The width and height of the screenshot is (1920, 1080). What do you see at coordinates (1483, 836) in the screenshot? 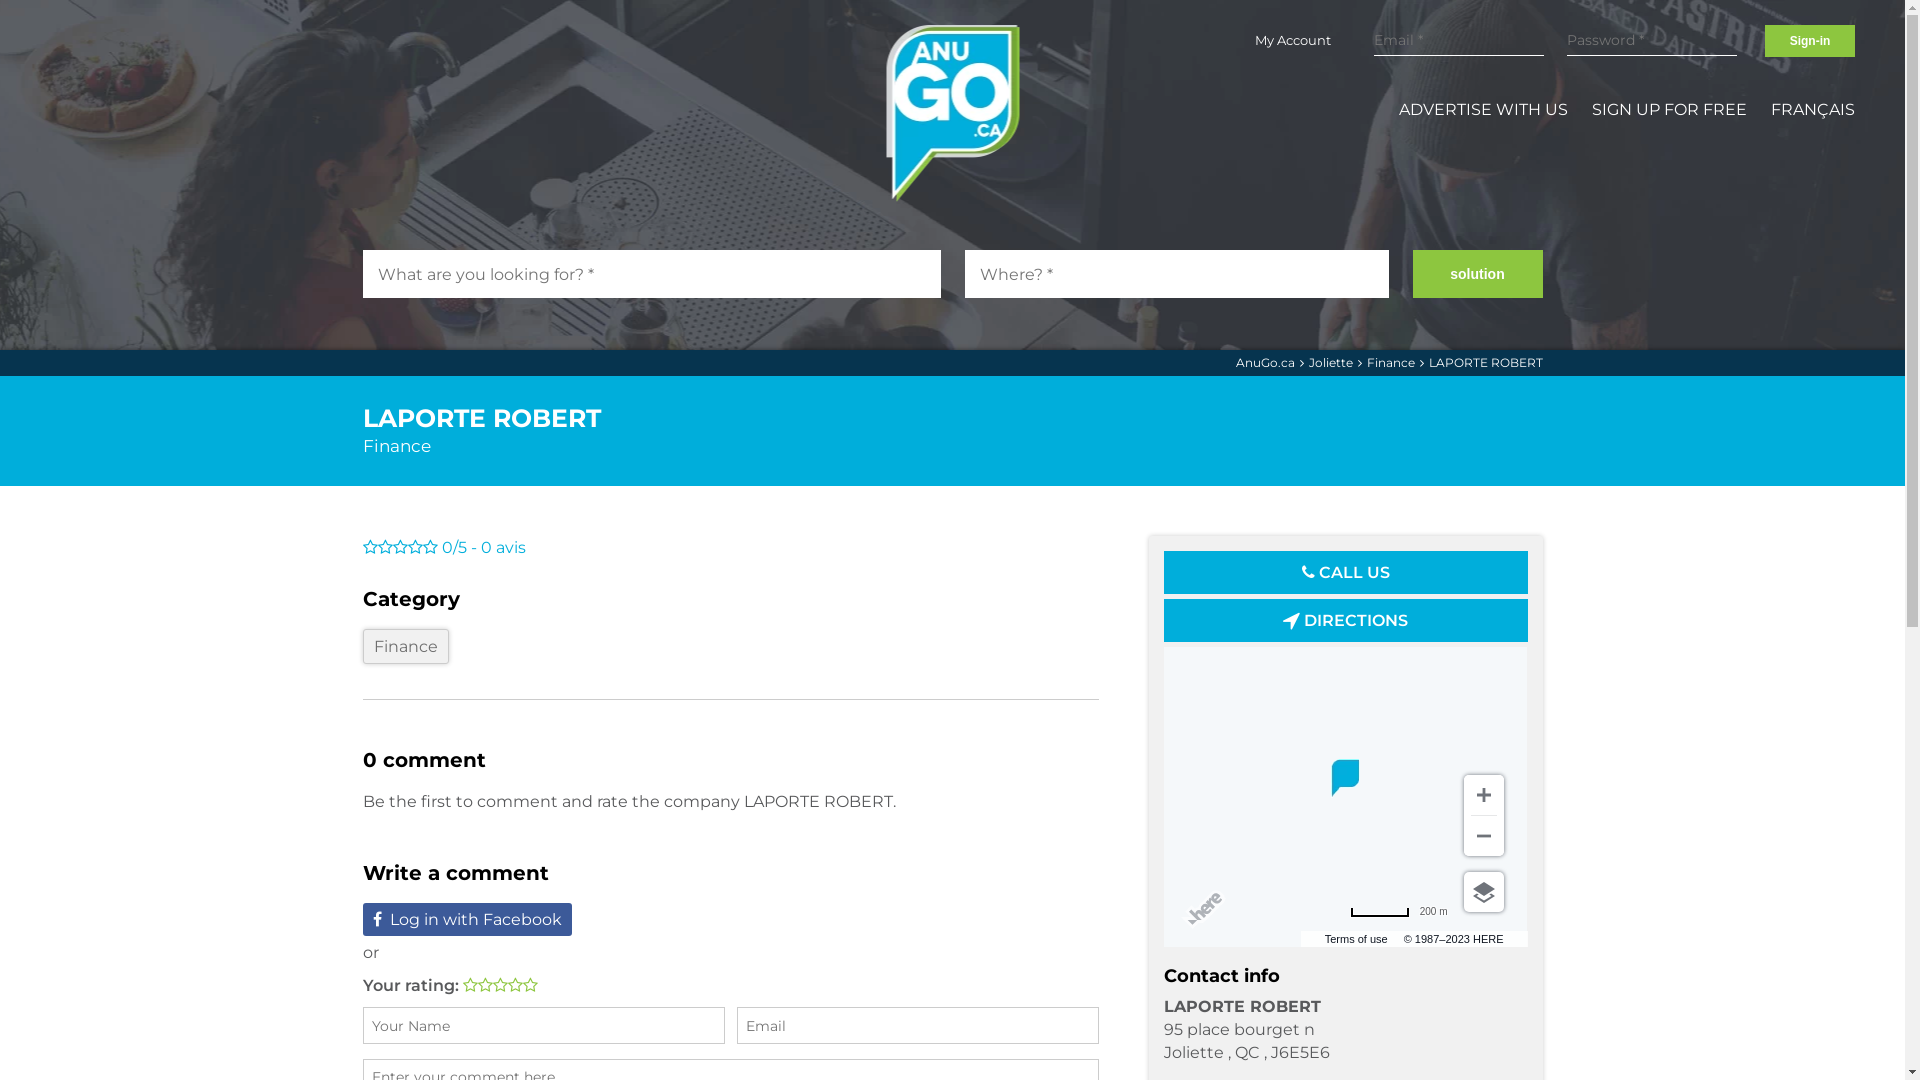
I see `'Zoom out'` at bounding box center [1483, 836].